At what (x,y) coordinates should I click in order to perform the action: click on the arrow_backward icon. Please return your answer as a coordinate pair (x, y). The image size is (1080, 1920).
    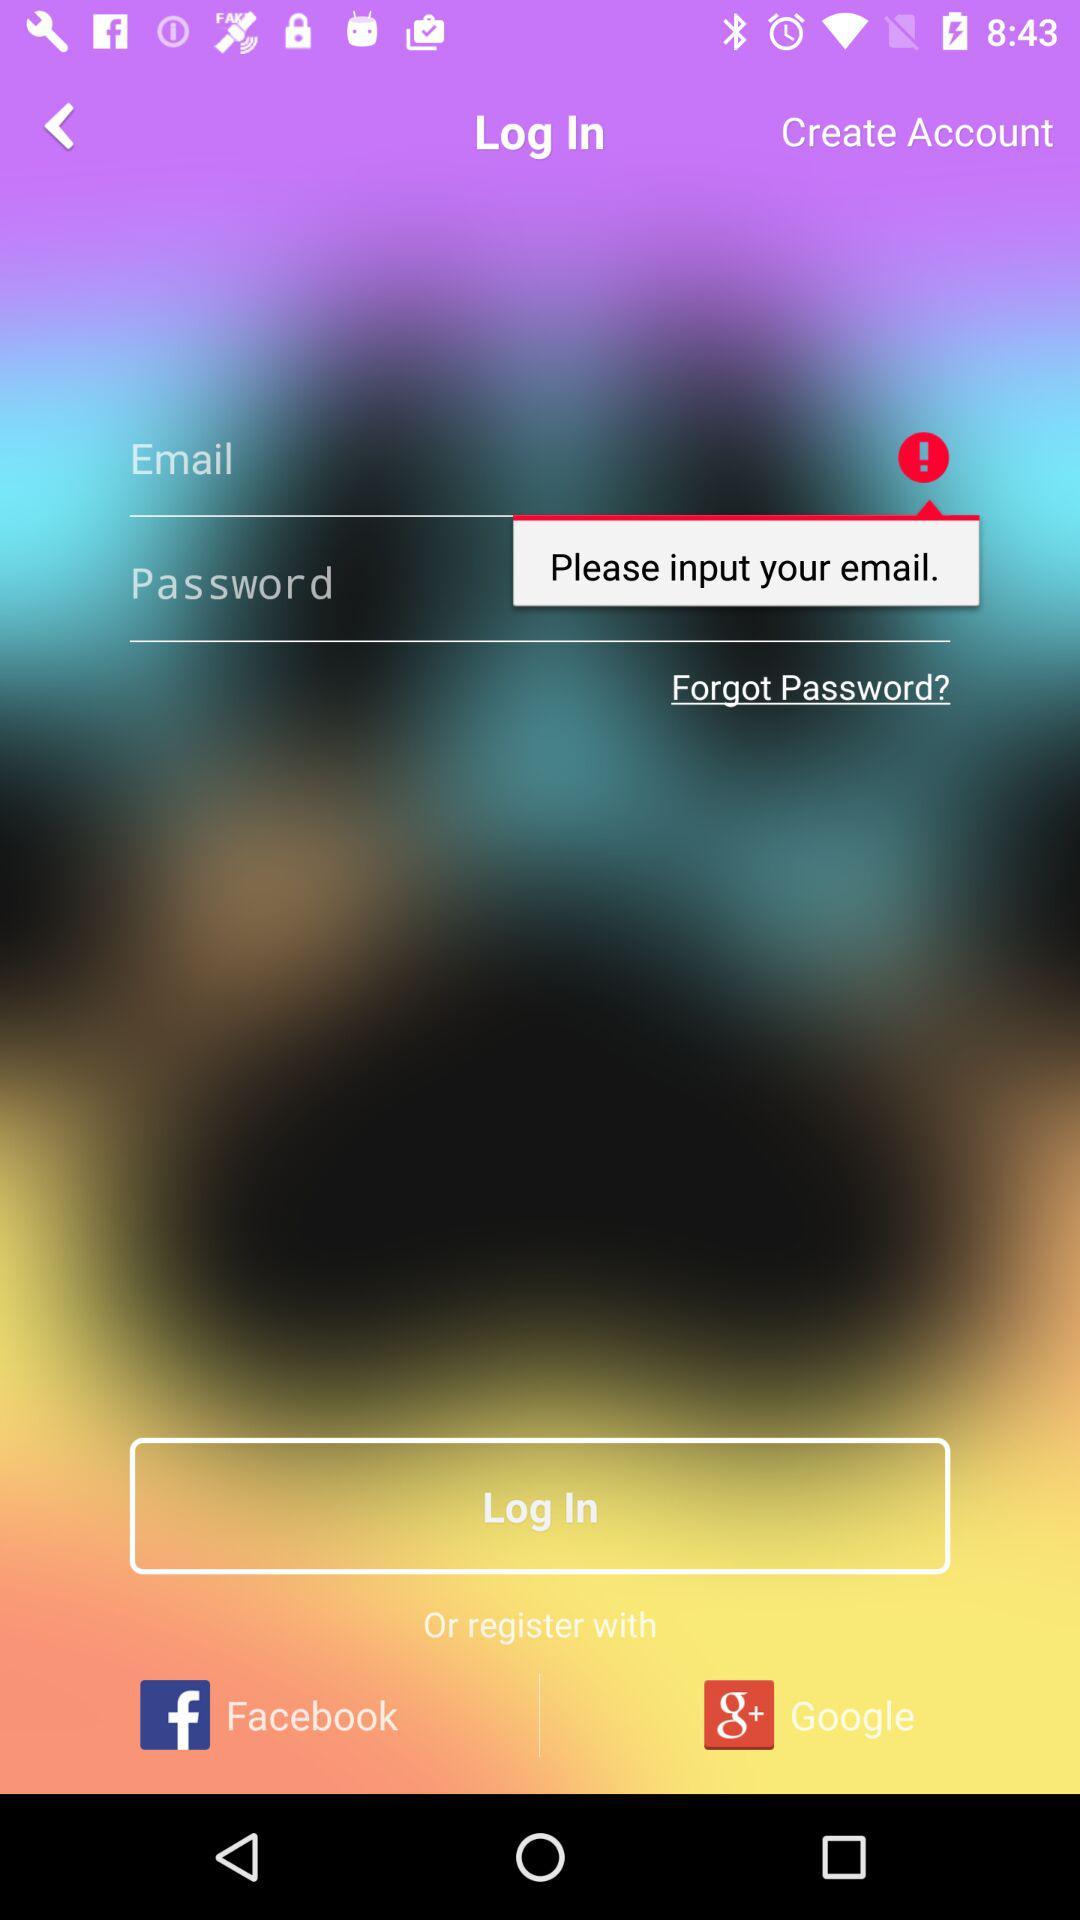
    Looking at the image, I should click on (61, 124).